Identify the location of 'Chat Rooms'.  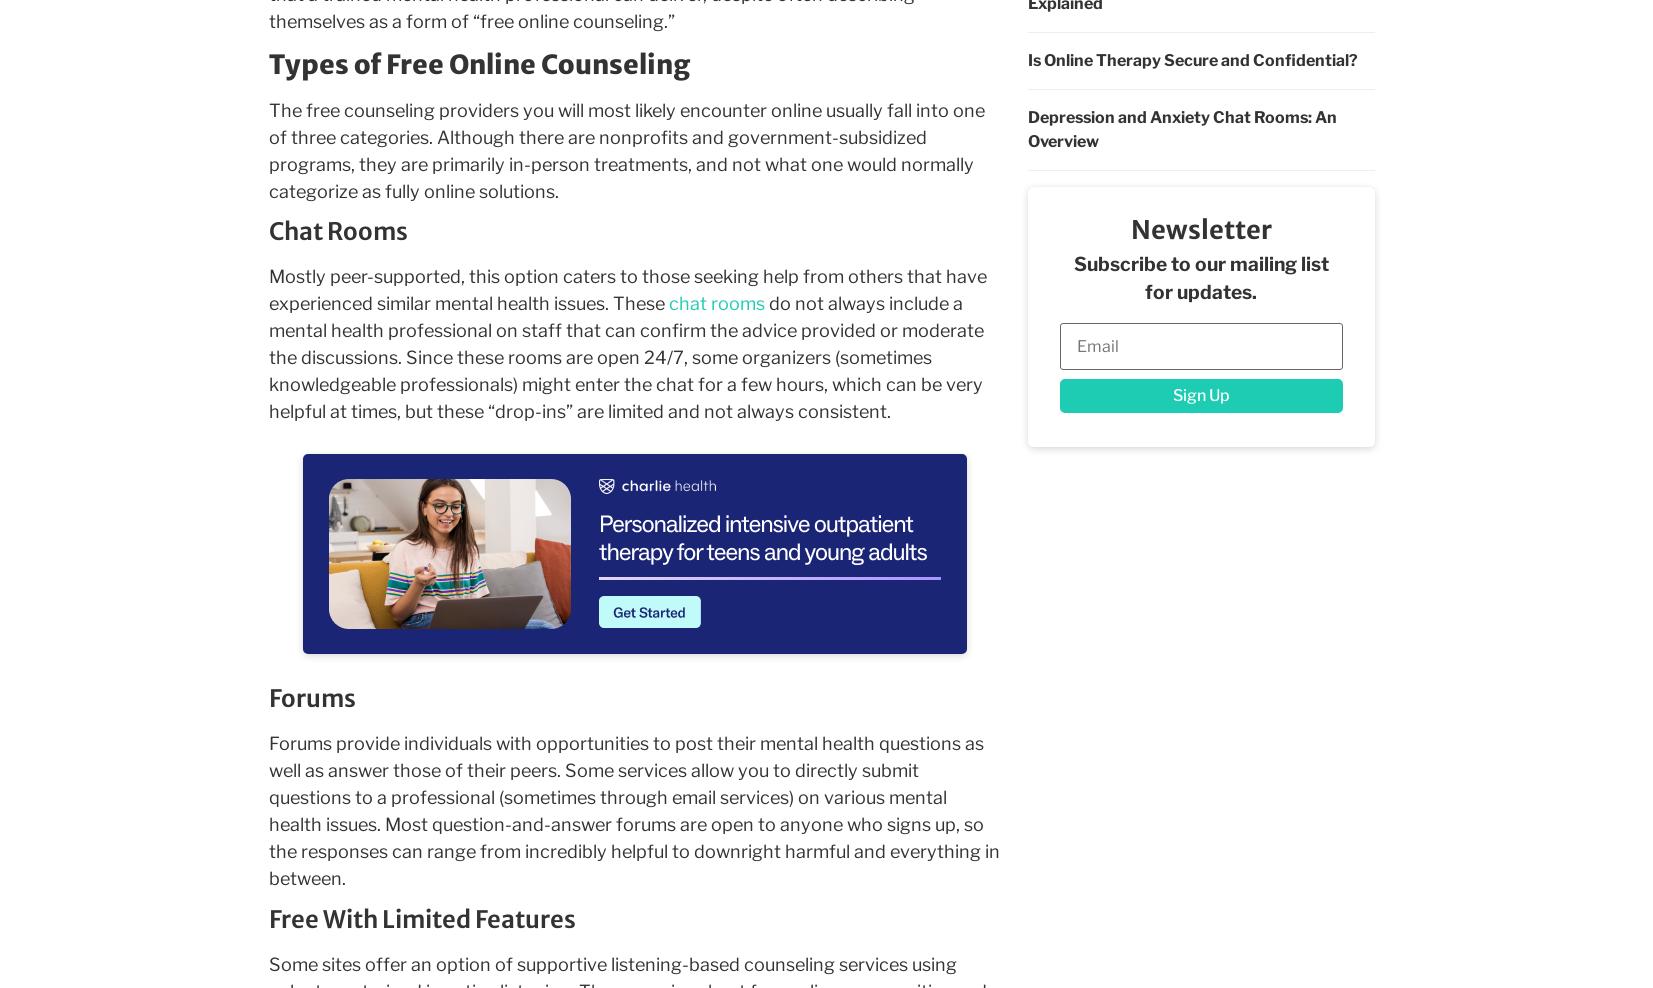
(266, 231).